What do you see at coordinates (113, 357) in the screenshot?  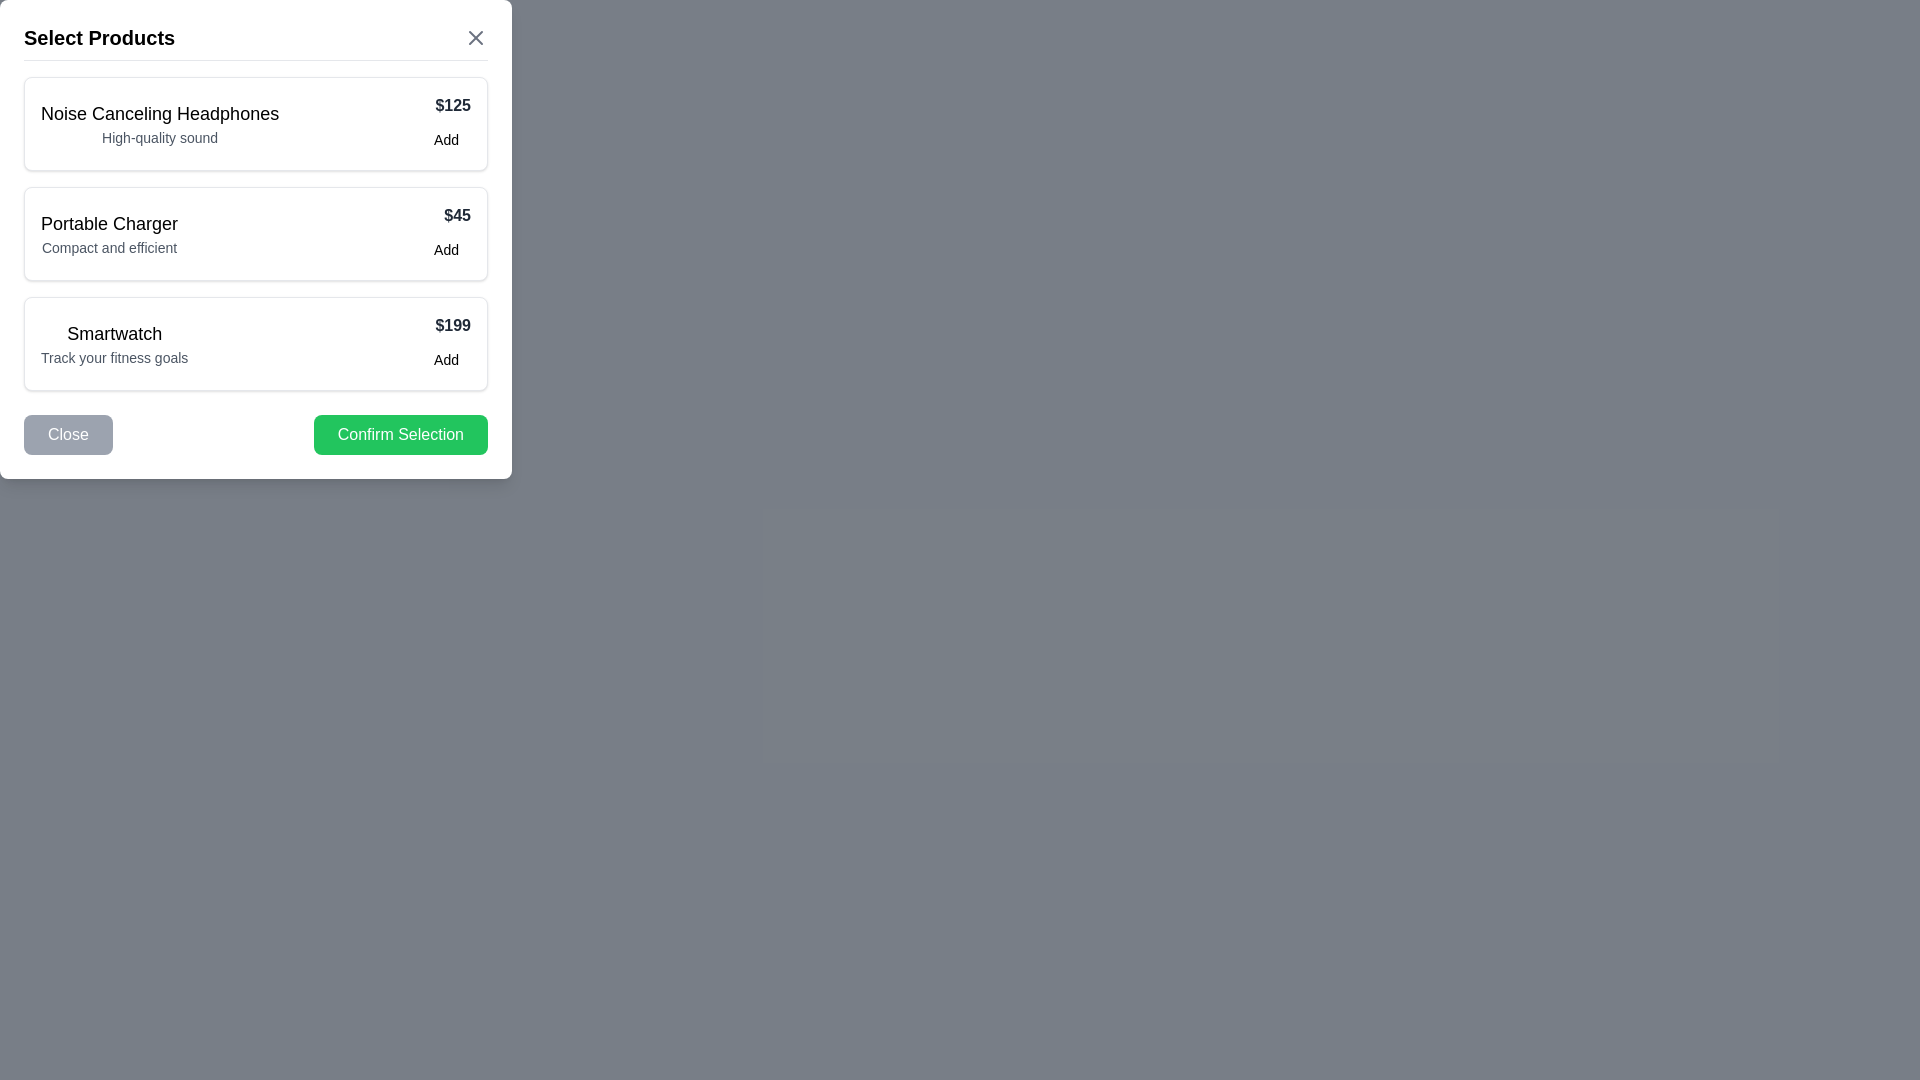 I see `the text providing a brief description about the 'Smartwatch' capability of fitness tracking, located right below the title 'Smartwatch'` at bounding box center [113, 357].